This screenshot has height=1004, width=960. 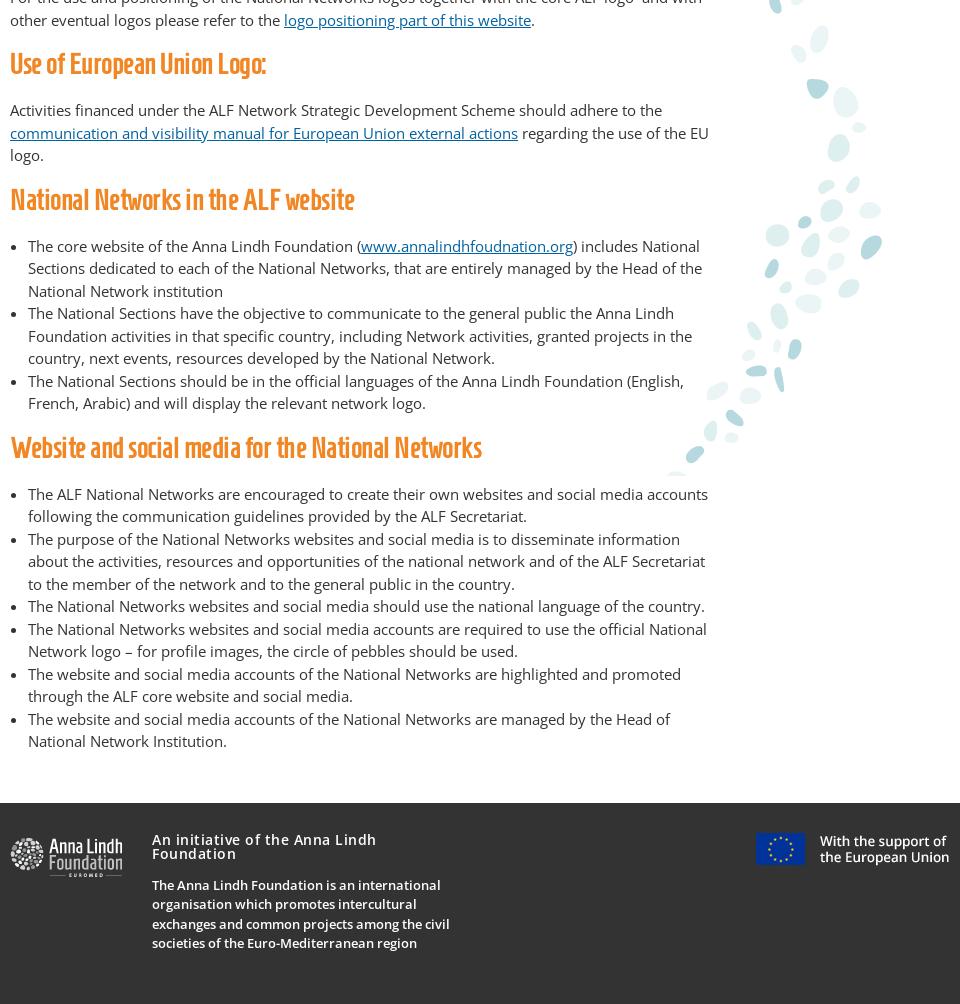 I want to click on 'Activities financed under the ALF Network Strategic Development Scheme should adhere to the', so click(x=336, y=110).